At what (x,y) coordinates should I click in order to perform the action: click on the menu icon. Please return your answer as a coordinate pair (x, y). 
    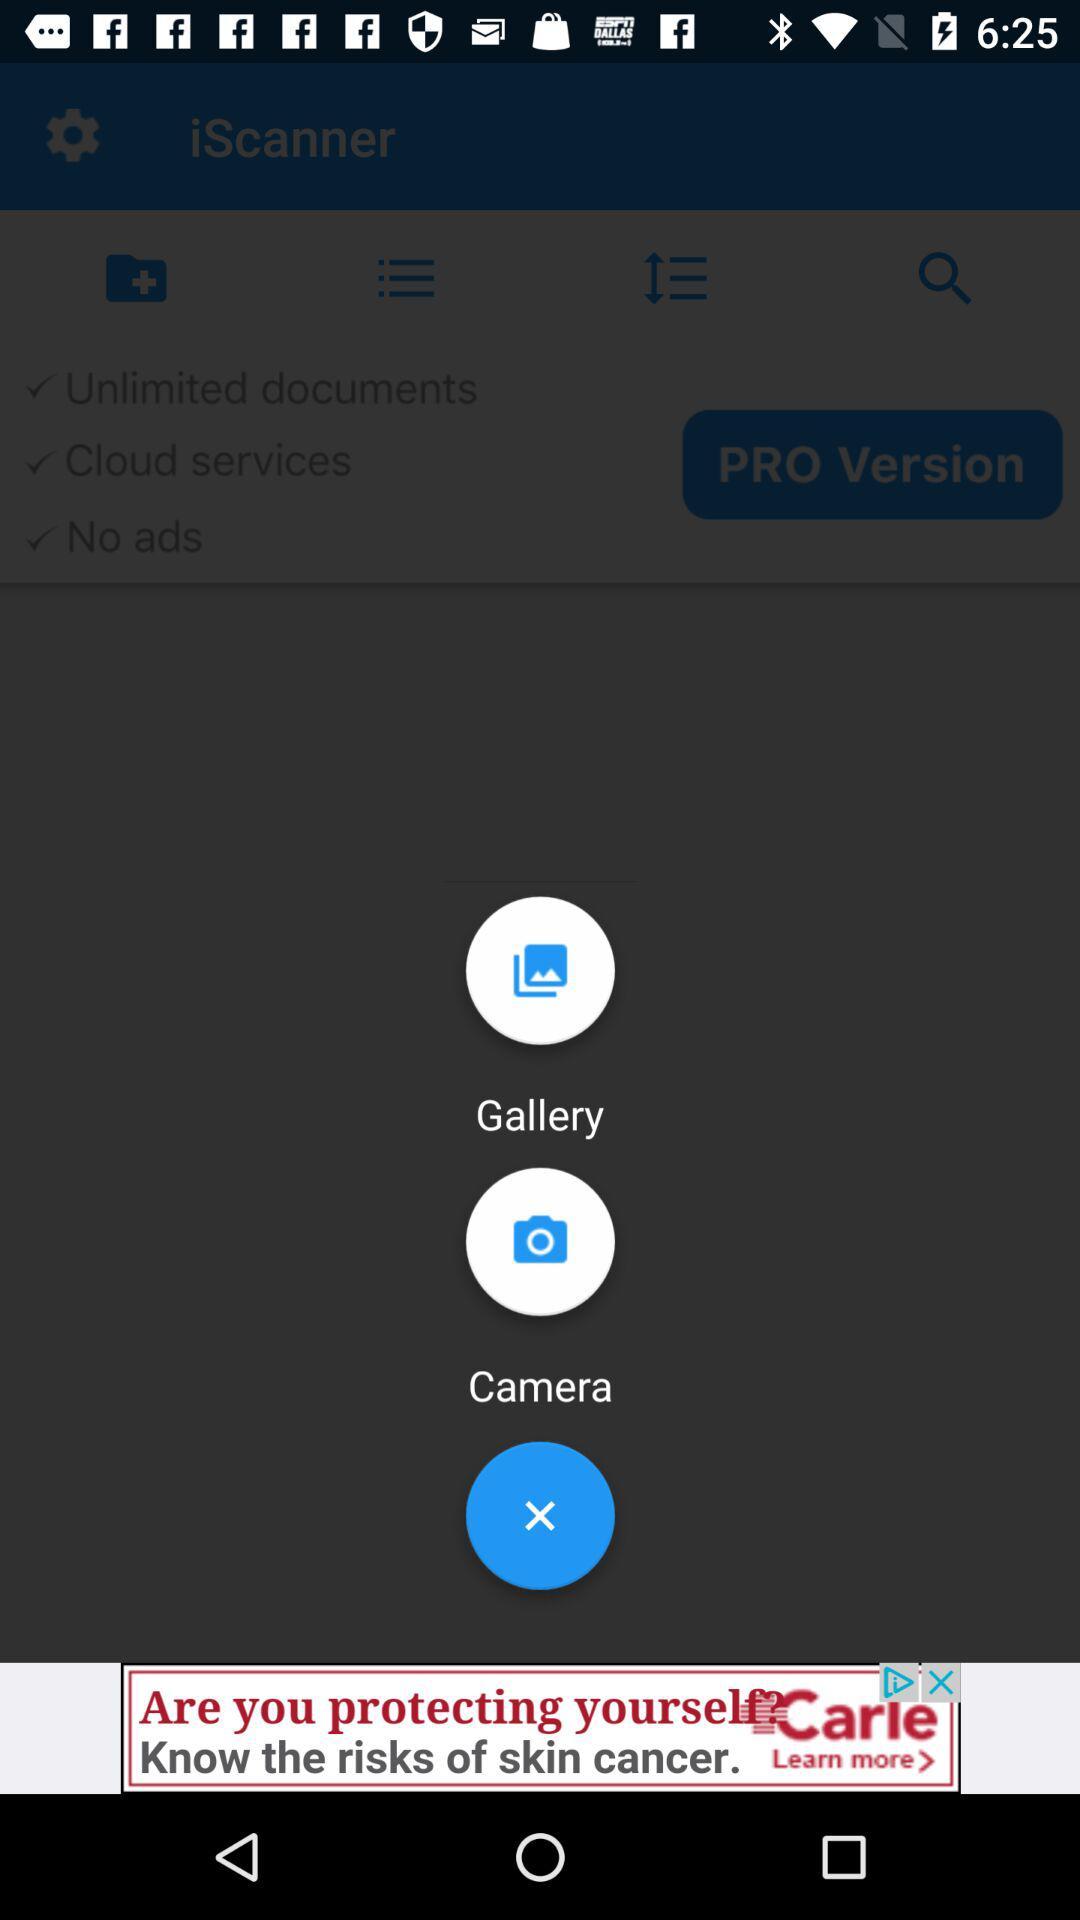
    Looking at the image, I should click on (405, 277).